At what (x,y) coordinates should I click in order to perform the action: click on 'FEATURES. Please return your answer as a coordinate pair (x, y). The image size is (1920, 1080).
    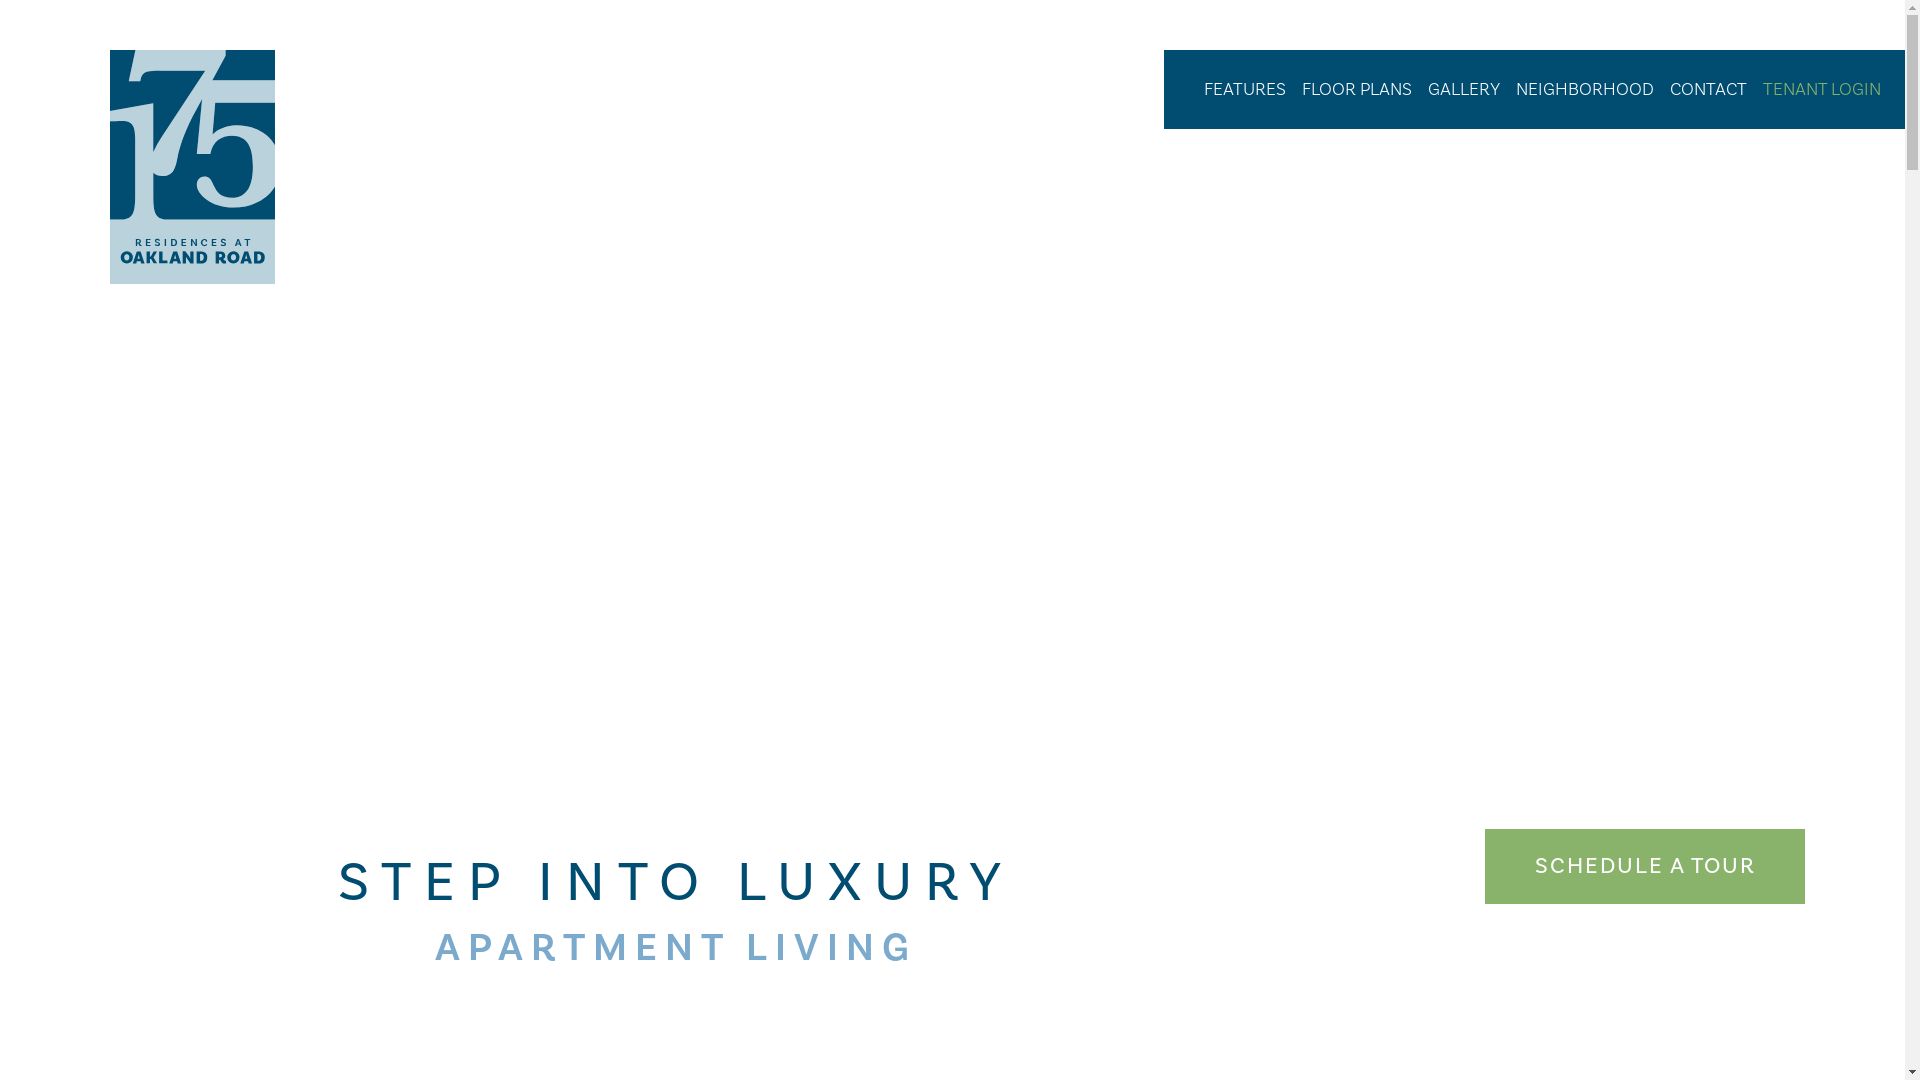
    Looking at the image, I should click on (1243, 88).